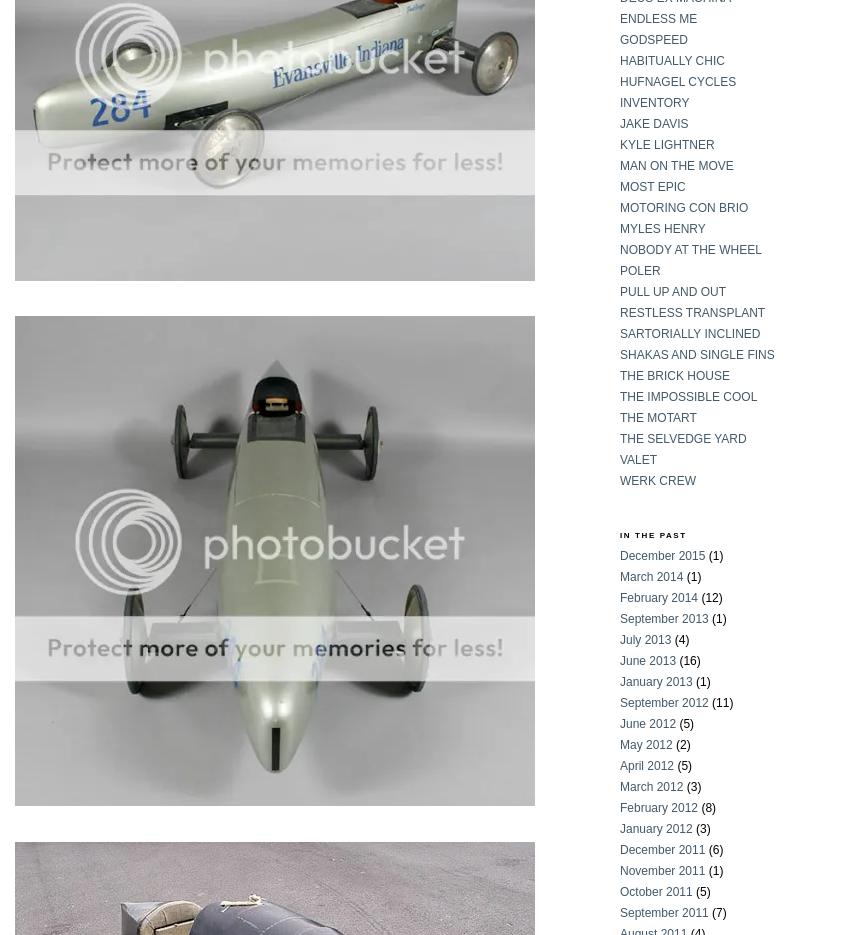 The image size is (850, 935). What do you see at coordinates (618, 17) in the screenshot?
I see `'ENDLESS ME'` at bounding box center [618, 17].